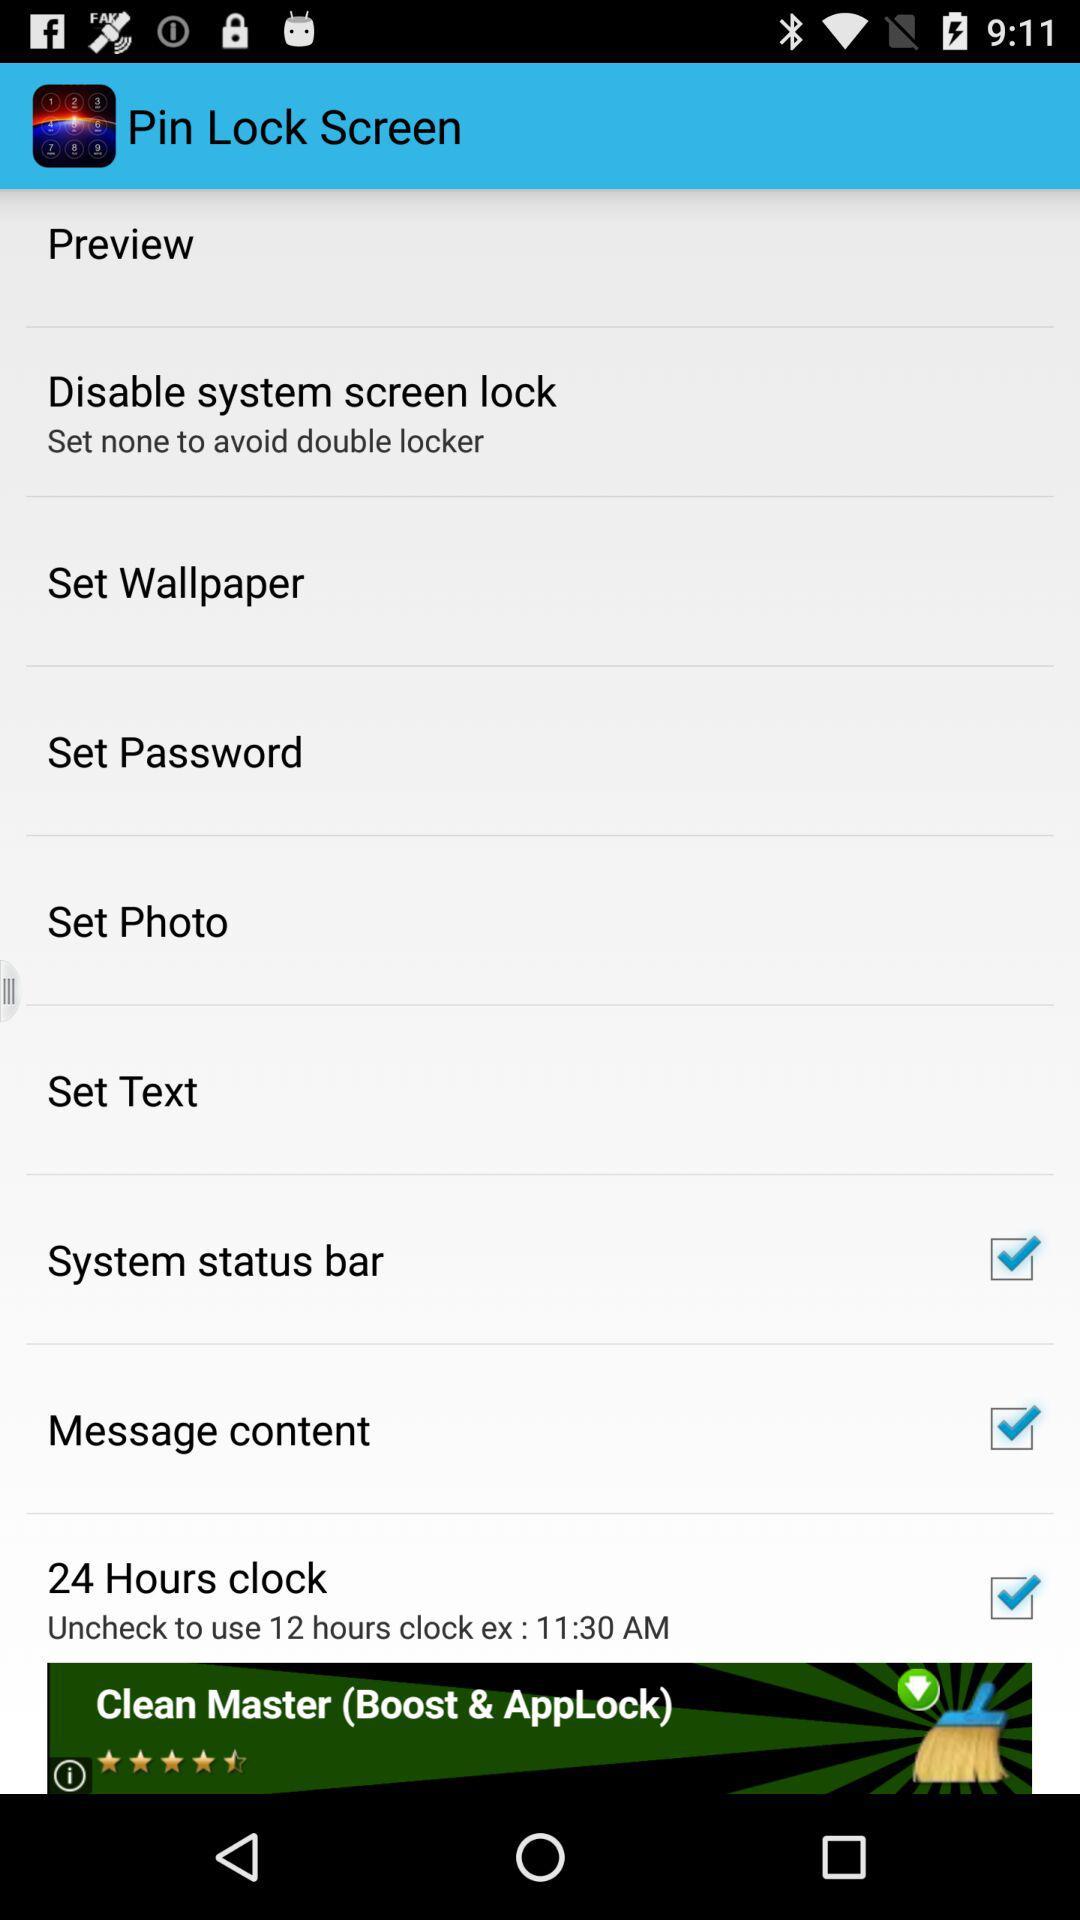 This screenshot has height=1920, width=1080. Describe the element at coordinates (538, 1727) in the screenshot. I see `advertisement` at that location.